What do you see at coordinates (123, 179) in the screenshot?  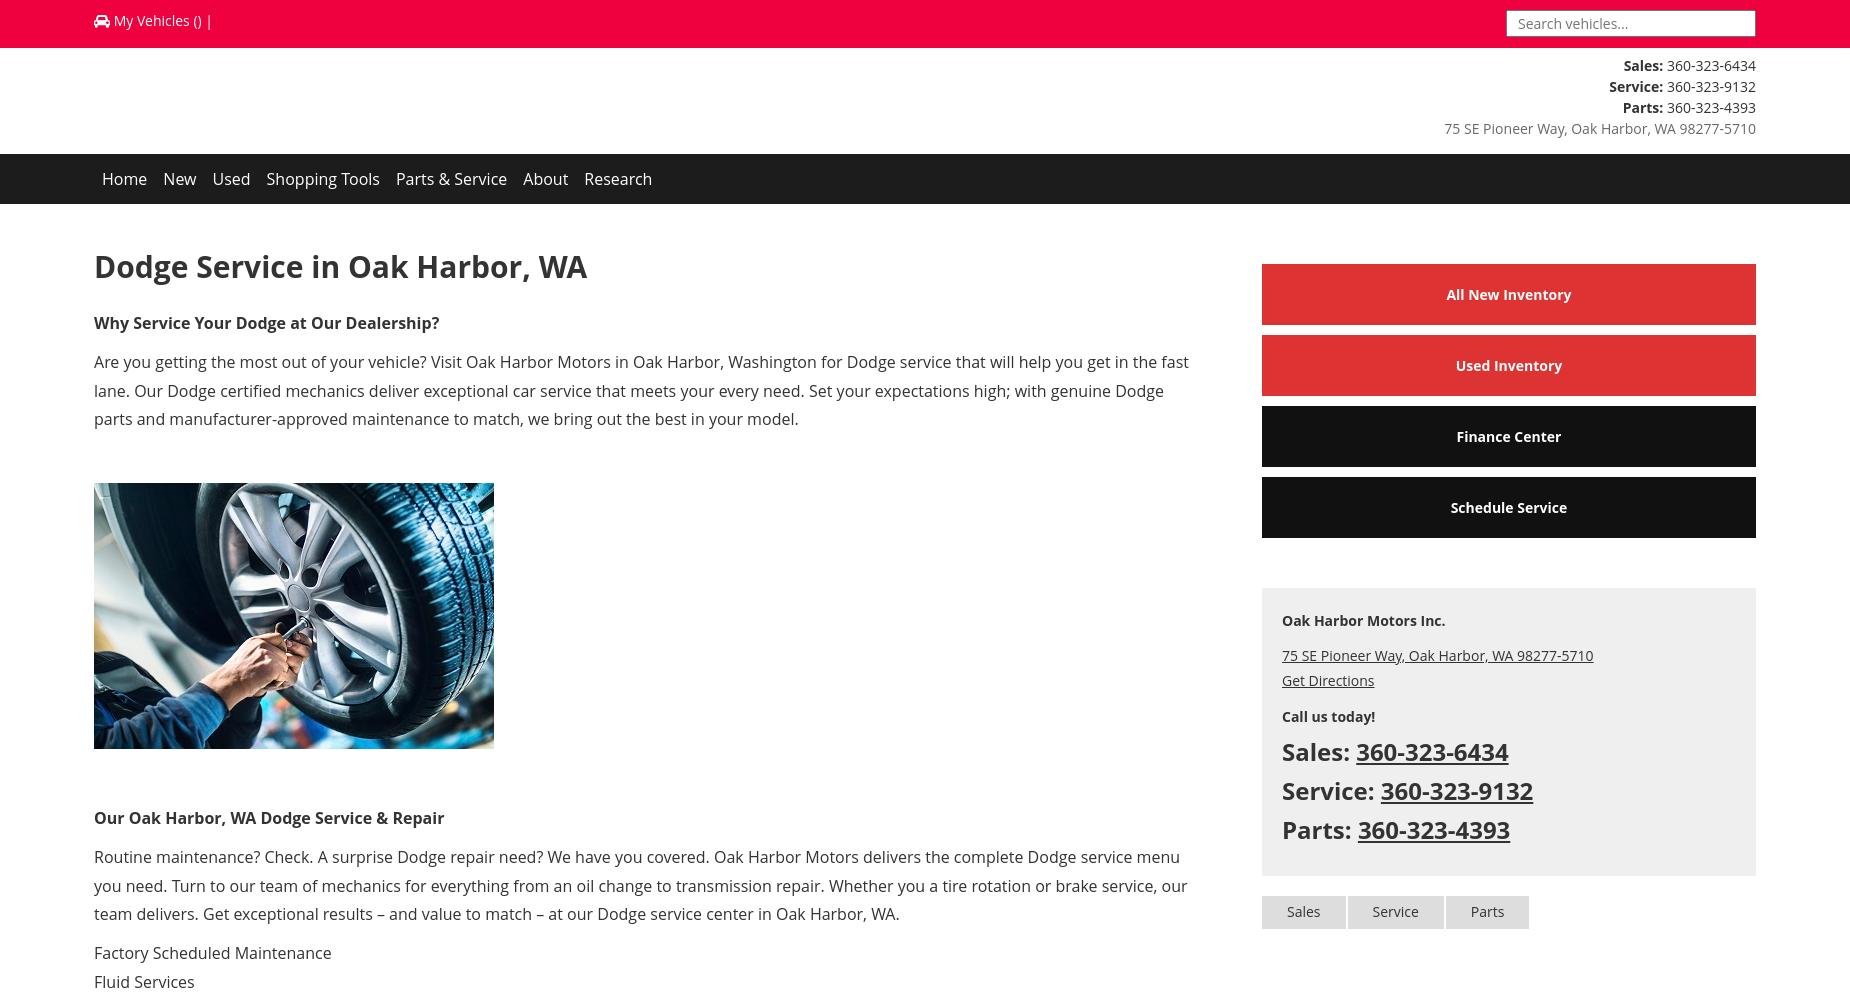 I see `'Home'` at bounding box center [123, 179].